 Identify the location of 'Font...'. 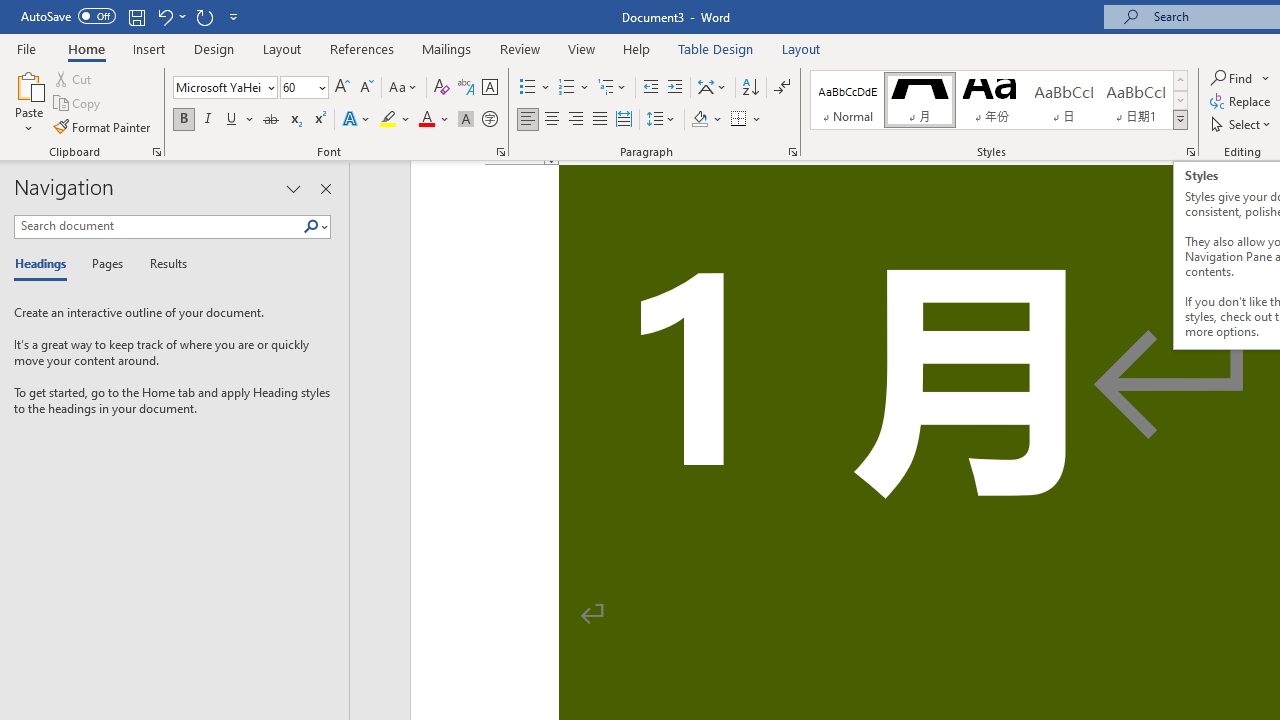
(501, 150).